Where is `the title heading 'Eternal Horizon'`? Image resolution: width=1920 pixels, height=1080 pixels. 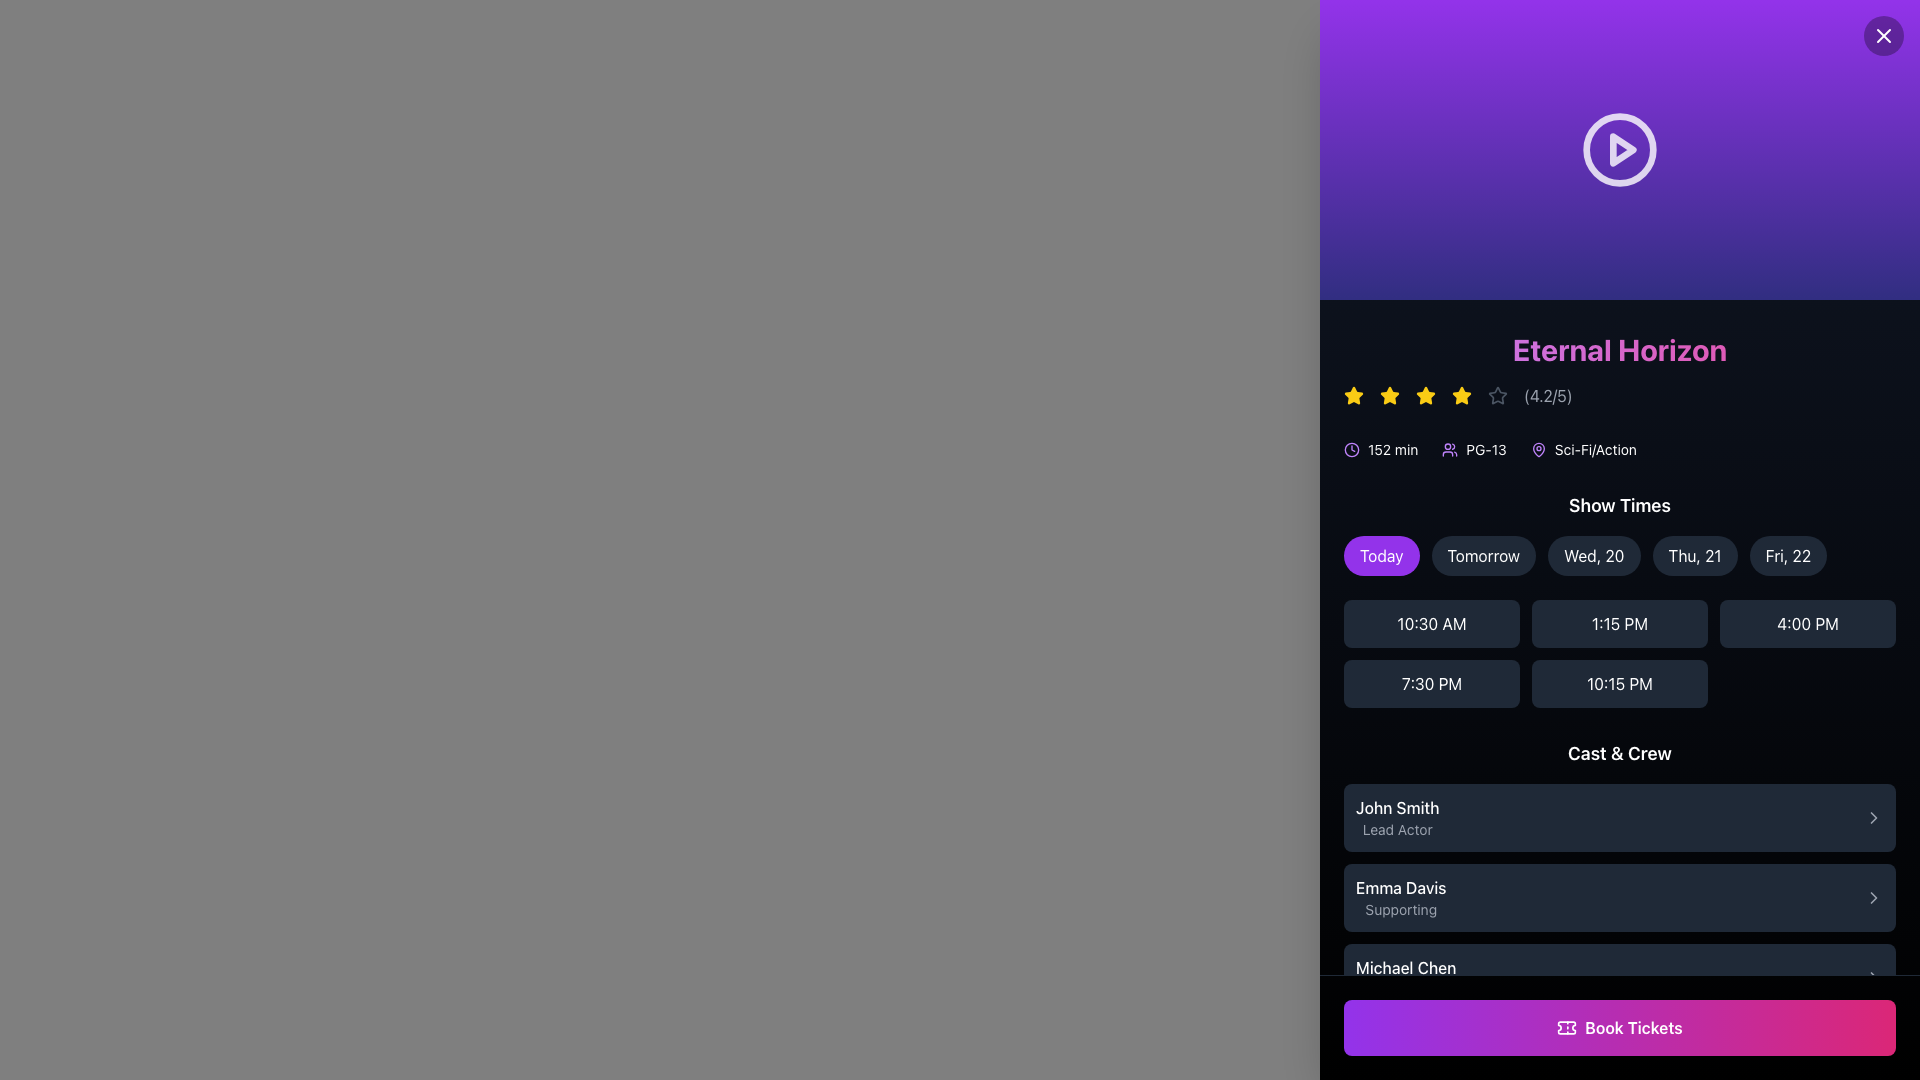 the title heading 'Eternal Horizon' is located at coordinates (1620, 349).